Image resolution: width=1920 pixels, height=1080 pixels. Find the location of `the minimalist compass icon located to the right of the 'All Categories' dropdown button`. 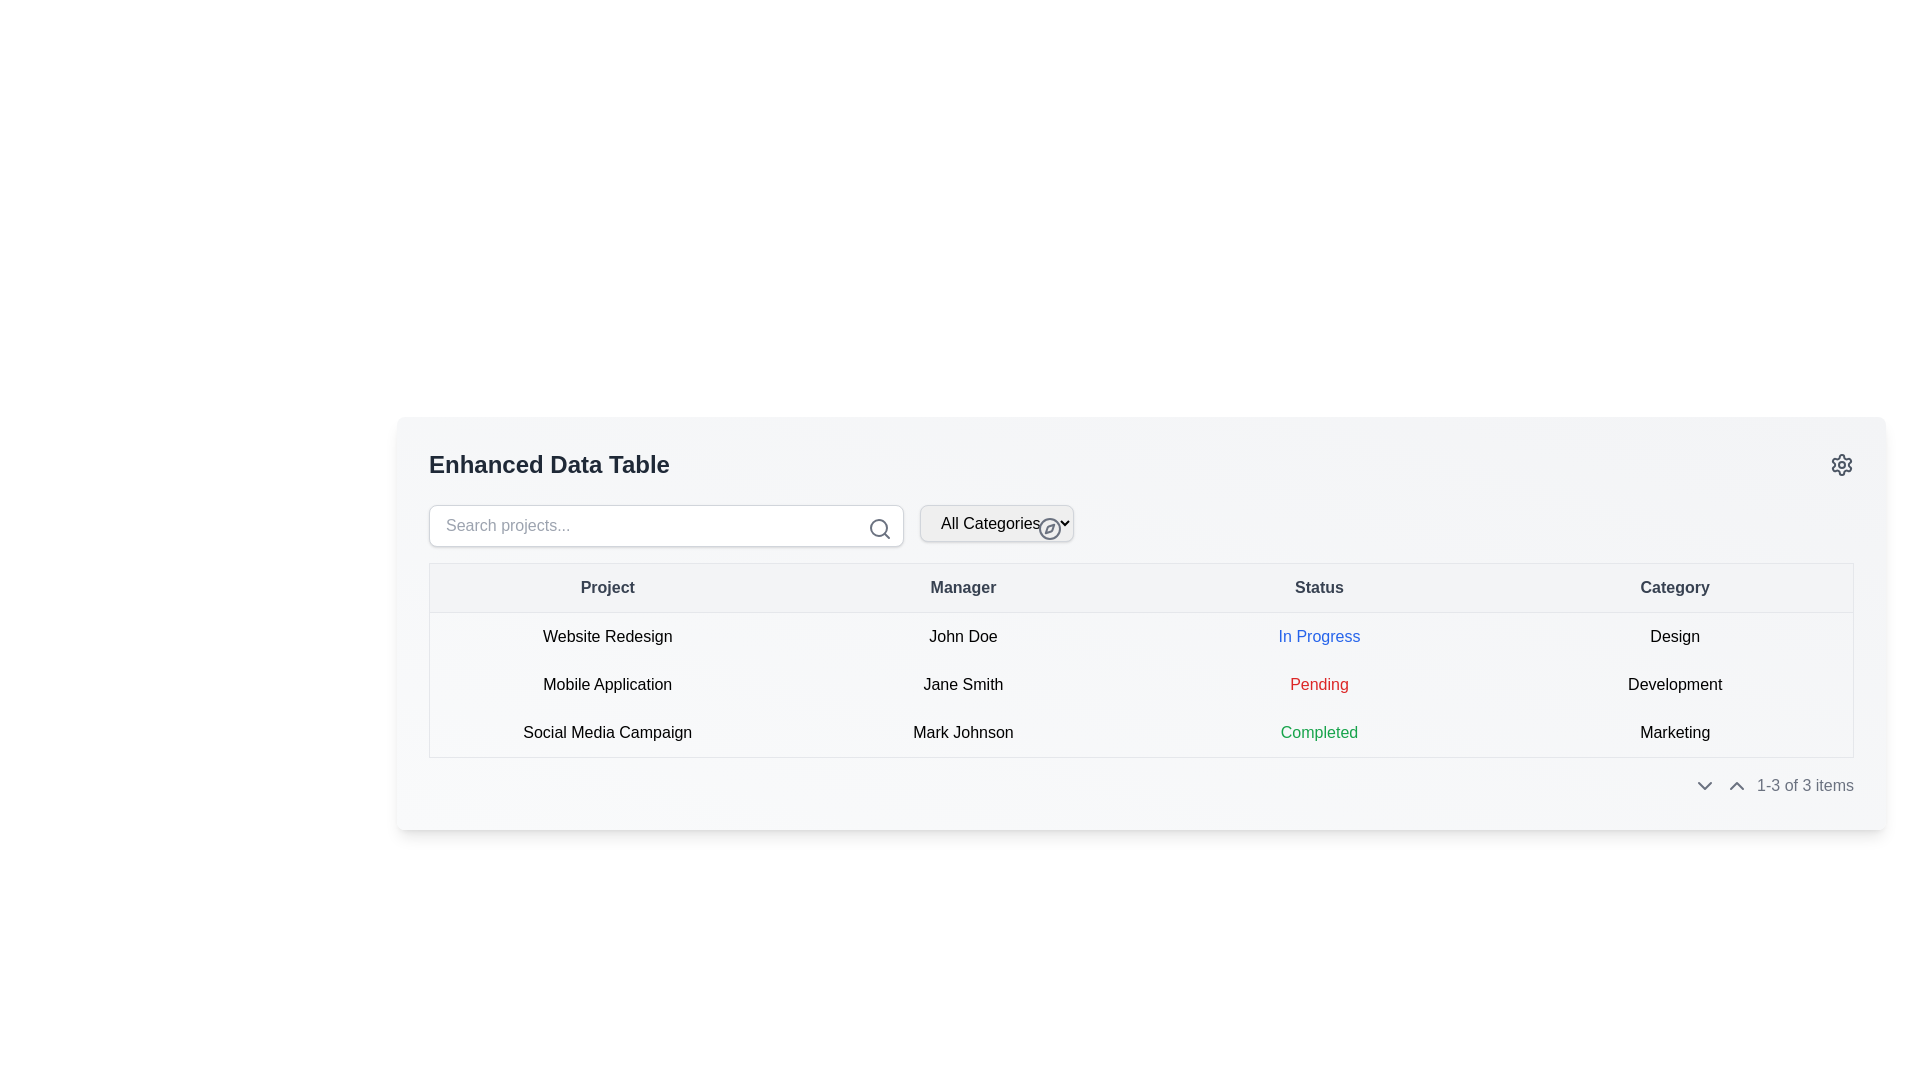

the minimalist compass icon located to the right of the 'All Categories' dropdown button is located at coordinates (1049, 527).